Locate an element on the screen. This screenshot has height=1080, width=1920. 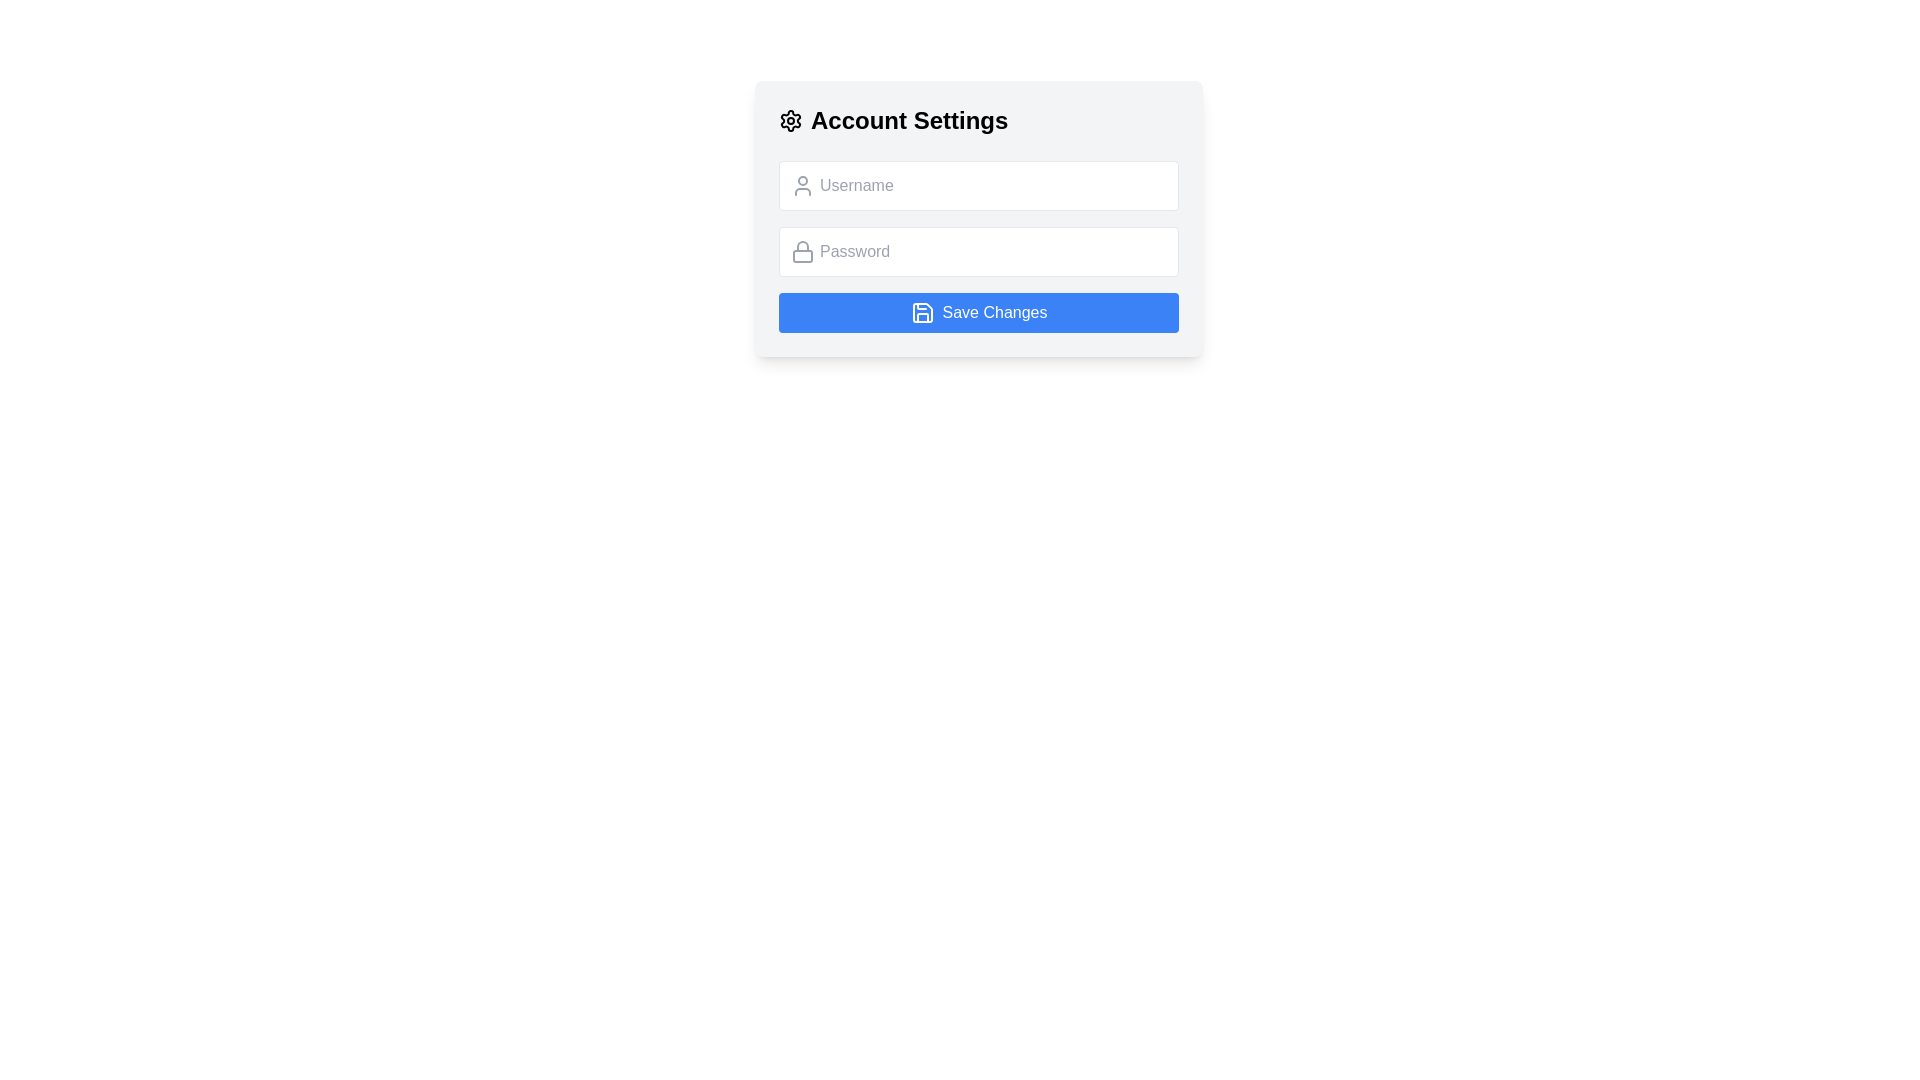
the lock body icon, which is a rectangular shape with rounded corners, located to the left of the 'Password' input field in the 'Account Settings' form is located at coordinates (802, 255).